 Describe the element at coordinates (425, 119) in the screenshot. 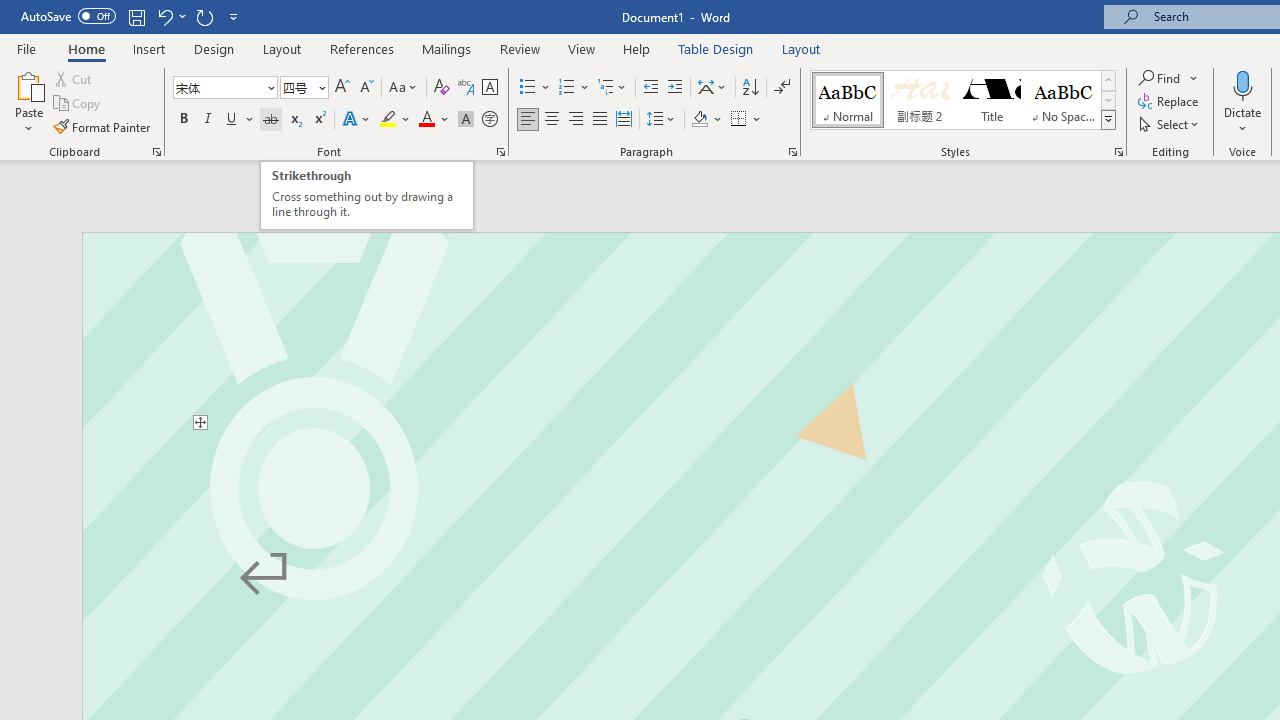

I see `'Font Color Red'` at that location.